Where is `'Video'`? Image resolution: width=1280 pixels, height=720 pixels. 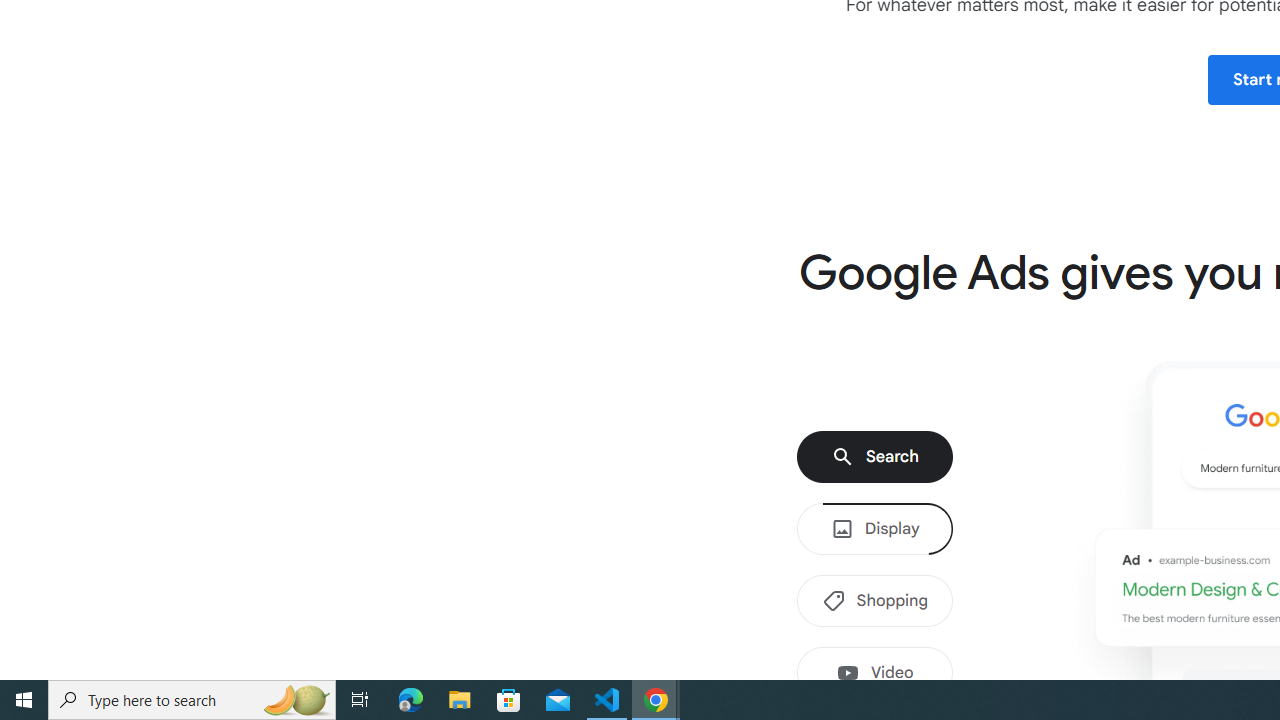 'Video' is located at coordinates (874, 673).